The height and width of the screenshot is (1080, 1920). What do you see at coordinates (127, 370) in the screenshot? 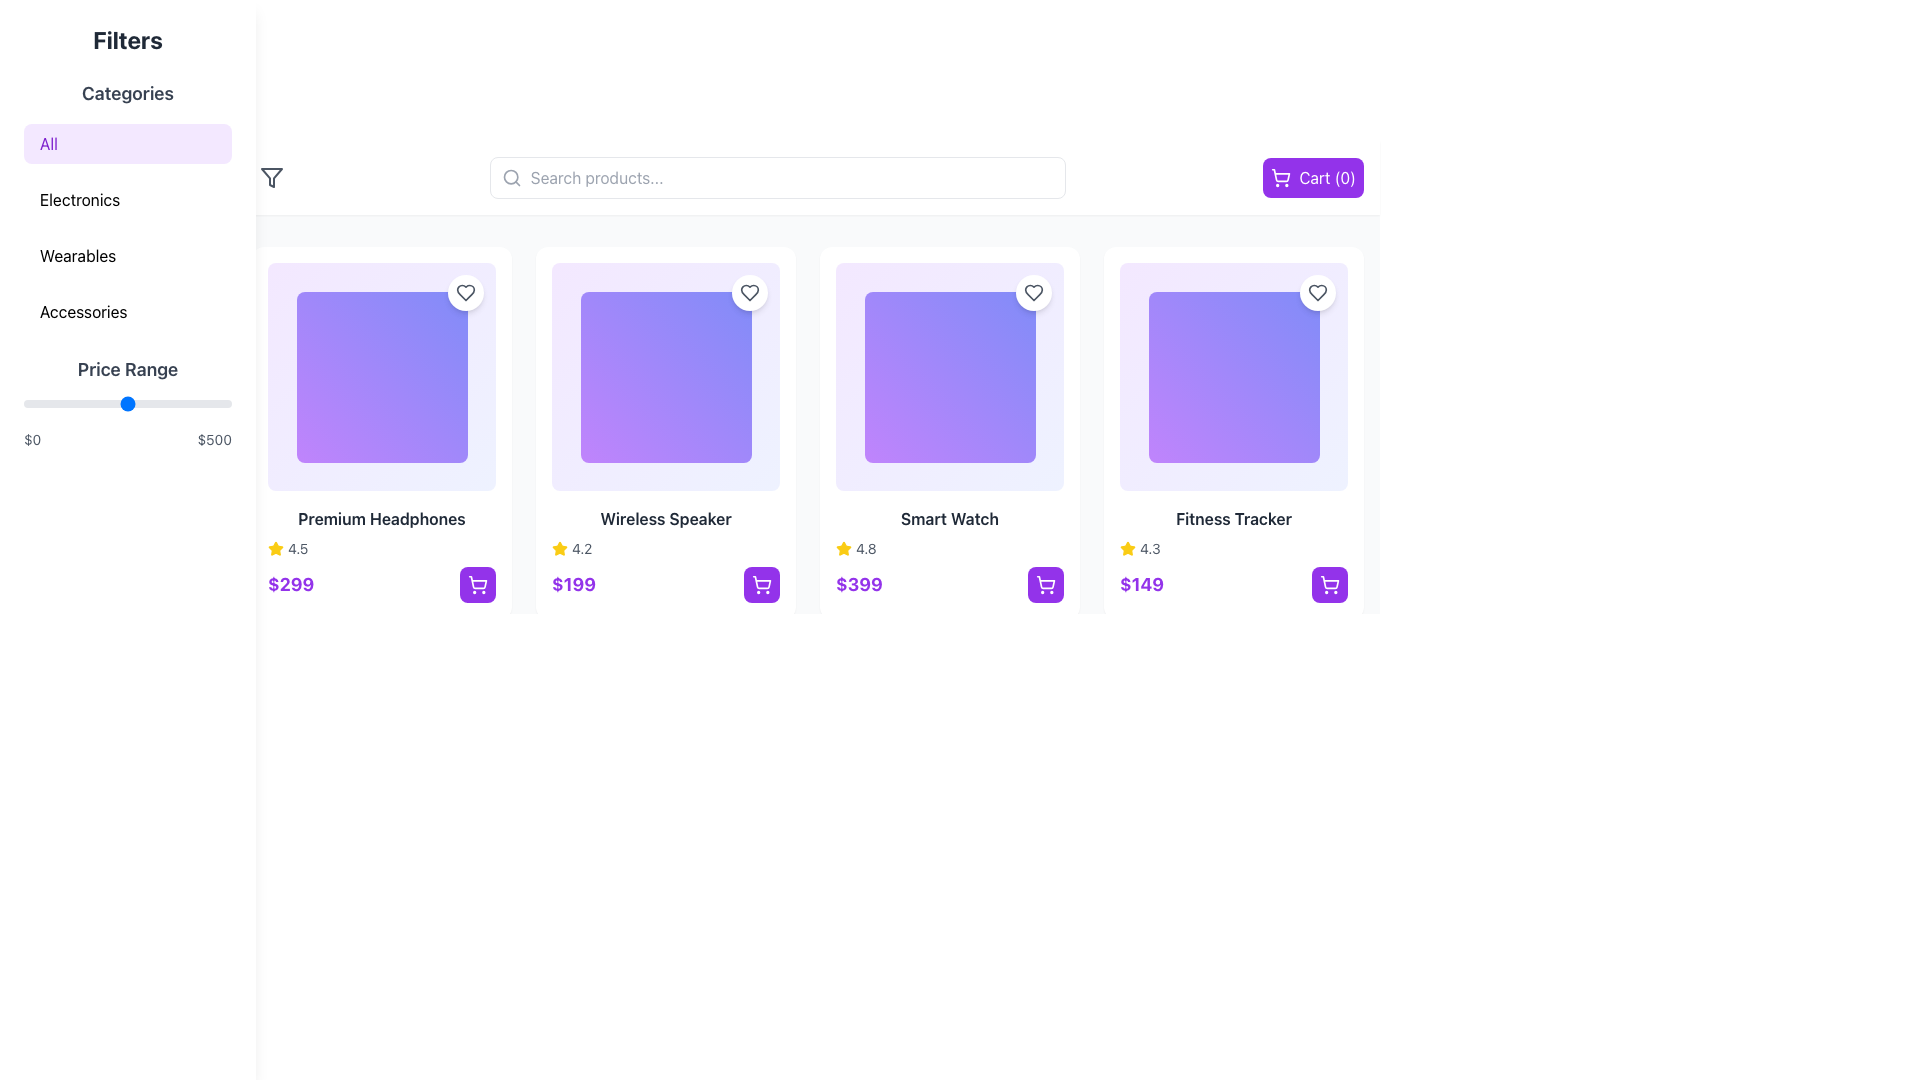
I see `the 'Price Range' text label, which is a prominent section header in the filter panel of the sidebar, displayed in bold, large-sized dark gray font` at bounding box center [127, 370].